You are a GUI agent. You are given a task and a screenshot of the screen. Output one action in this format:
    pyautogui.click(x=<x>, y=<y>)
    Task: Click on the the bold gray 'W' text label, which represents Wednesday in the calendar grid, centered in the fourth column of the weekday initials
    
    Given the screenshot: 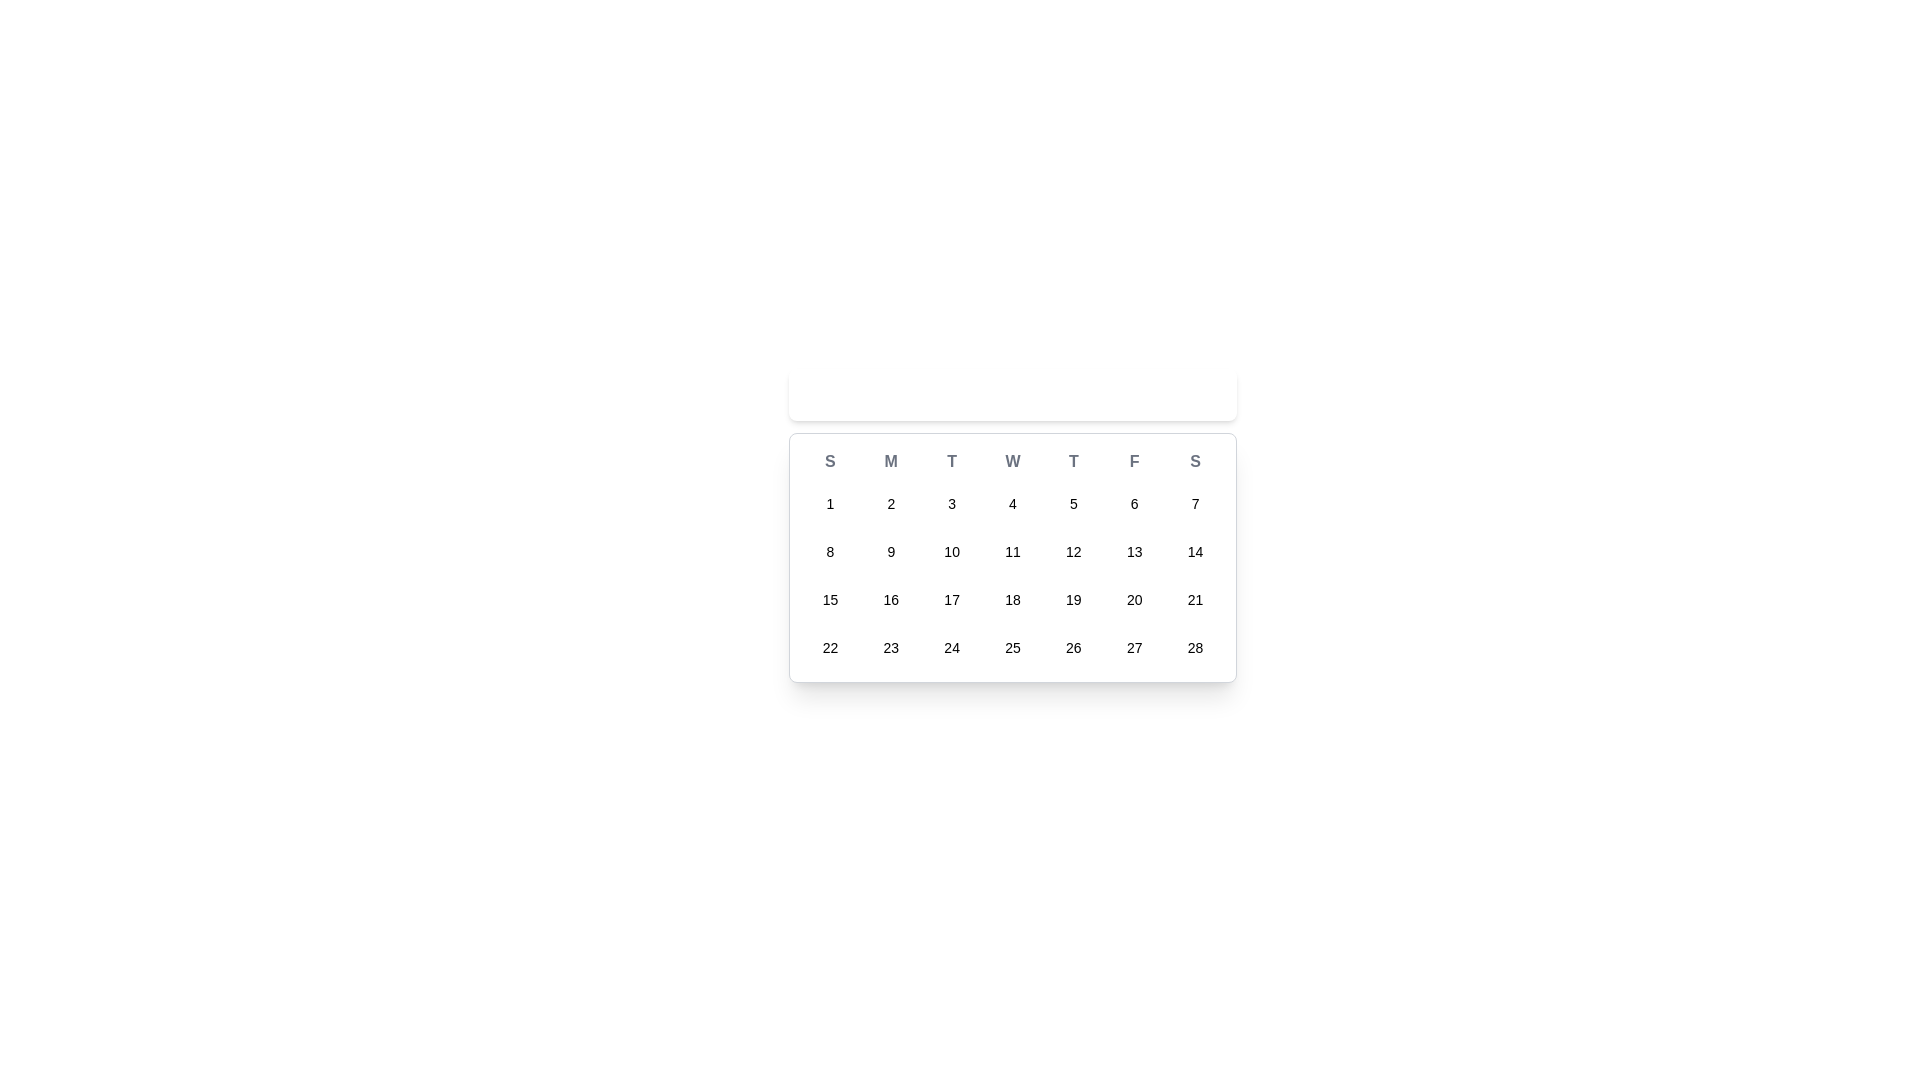 What is the action you would take?
    pyautogui.click(x=1012, y=462)
    